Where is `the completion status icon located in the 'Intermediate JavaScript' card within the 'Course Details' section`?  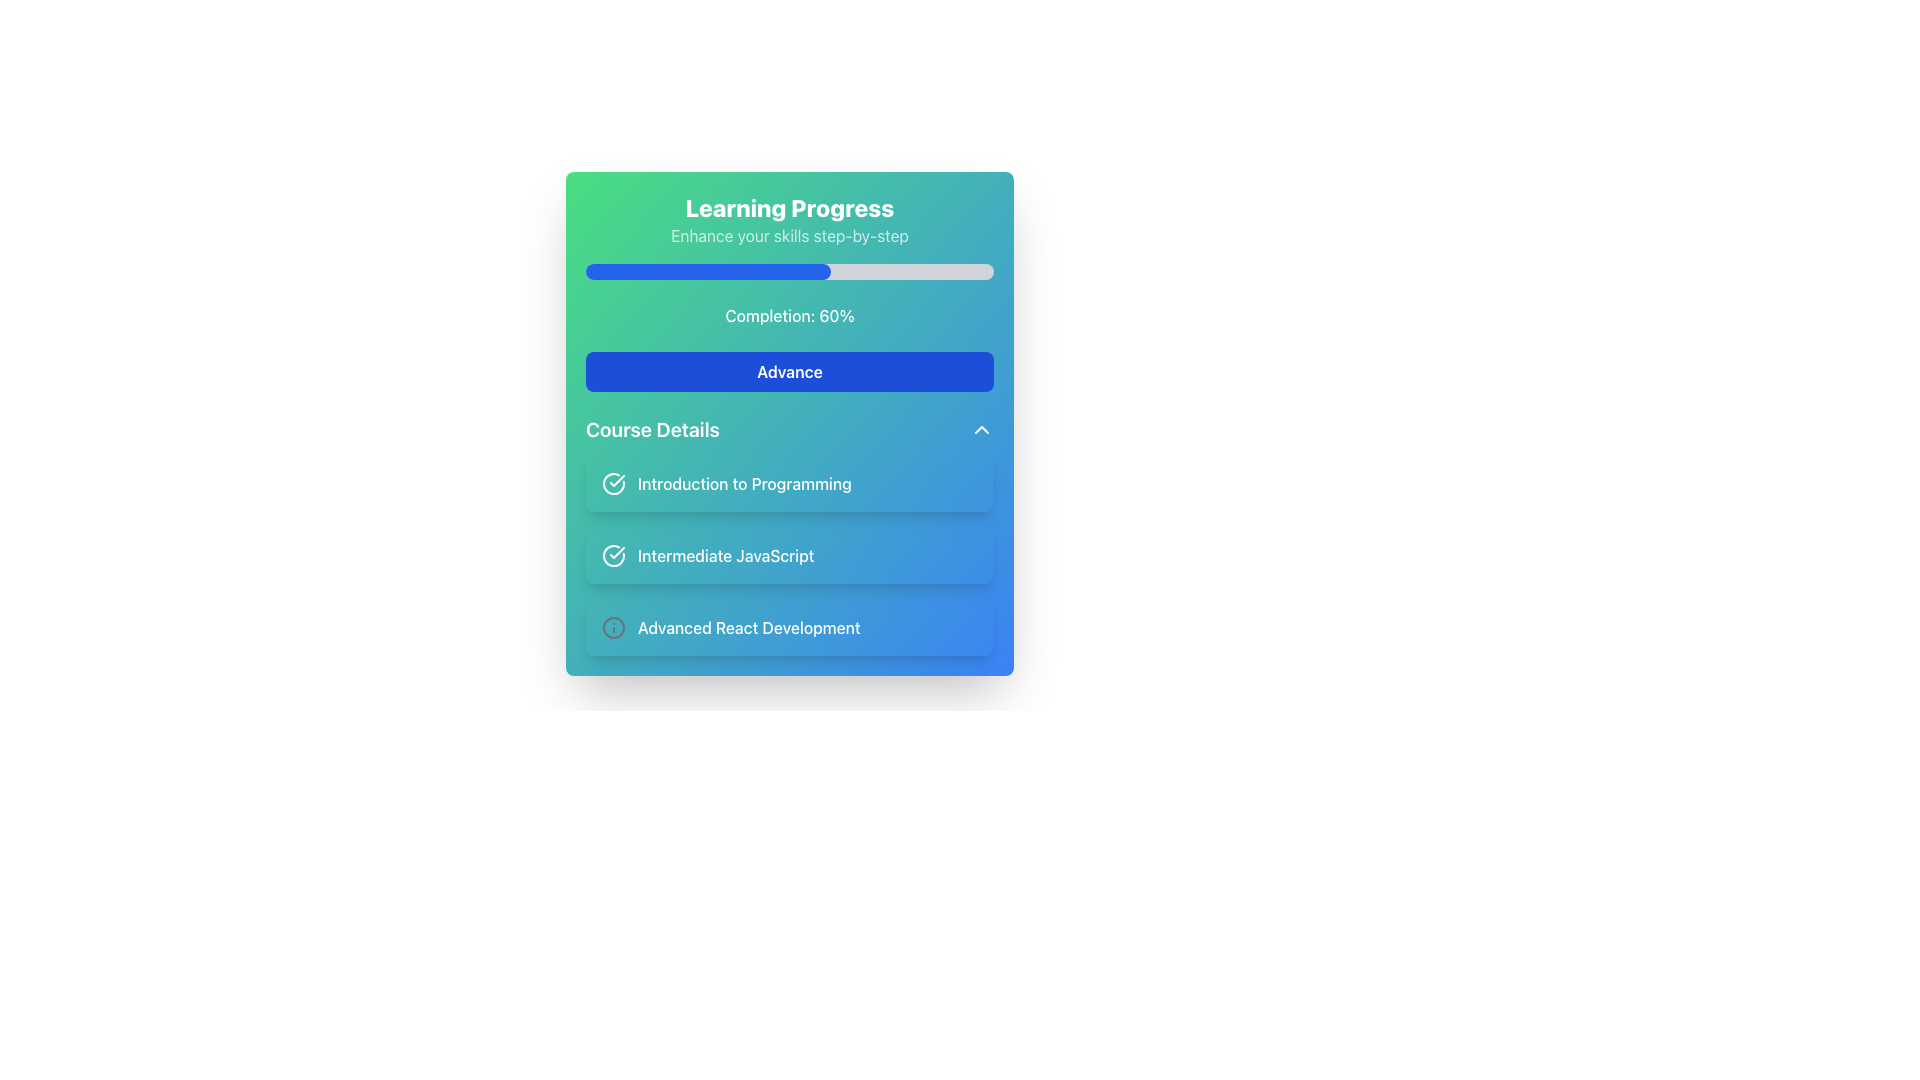 the completion status icon located in the 'Intermediate JavaScript' card within the 'Course Details' section is located at coordinates (613, 555).